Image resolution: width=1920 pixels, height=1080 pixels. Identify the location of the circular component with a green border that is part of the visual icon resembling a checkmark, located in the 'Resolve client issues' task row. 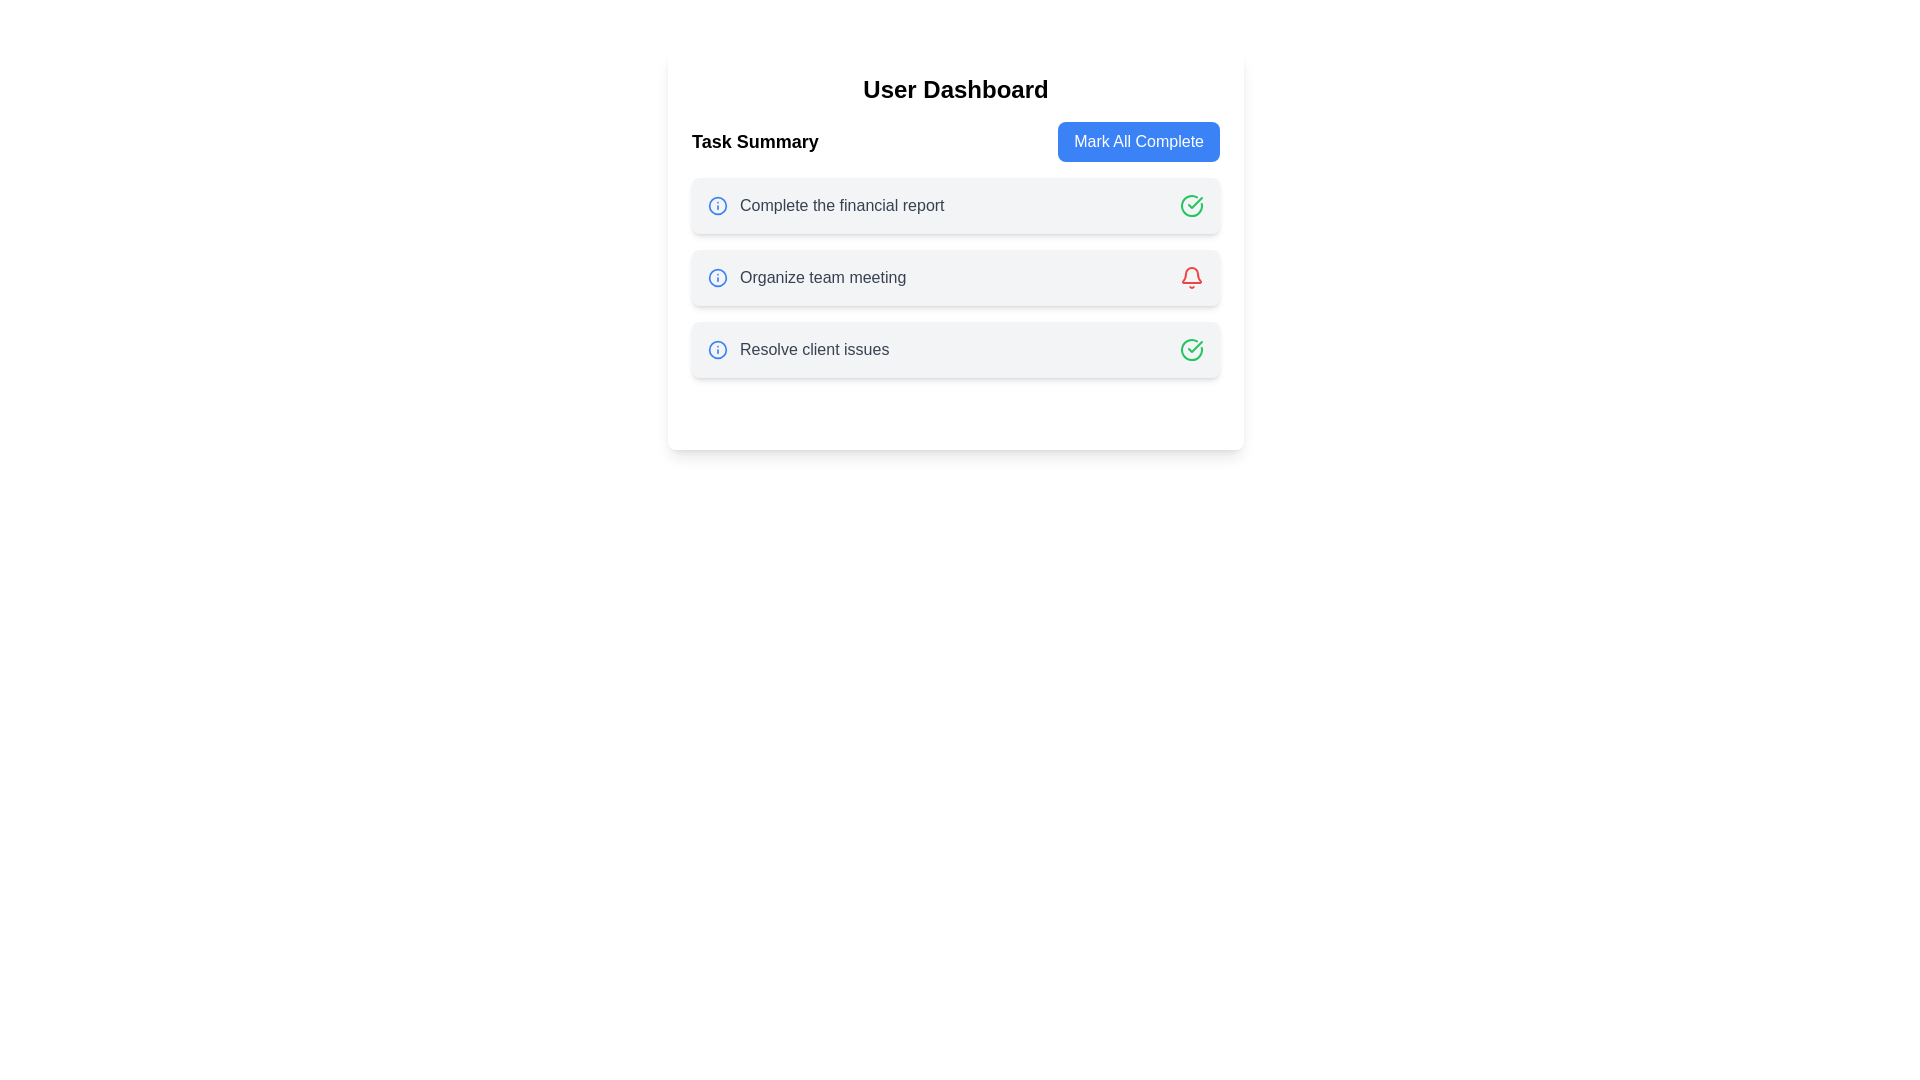
(1191, 205).